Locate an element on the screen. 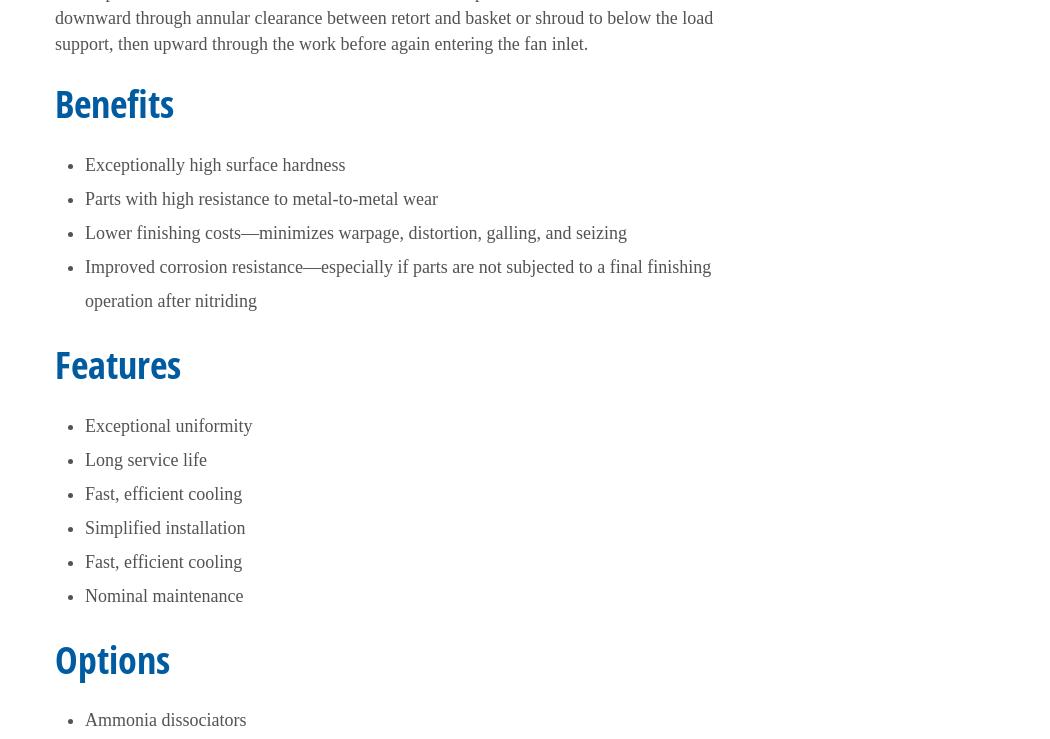  'Options' is located at coordinates (112, 658).